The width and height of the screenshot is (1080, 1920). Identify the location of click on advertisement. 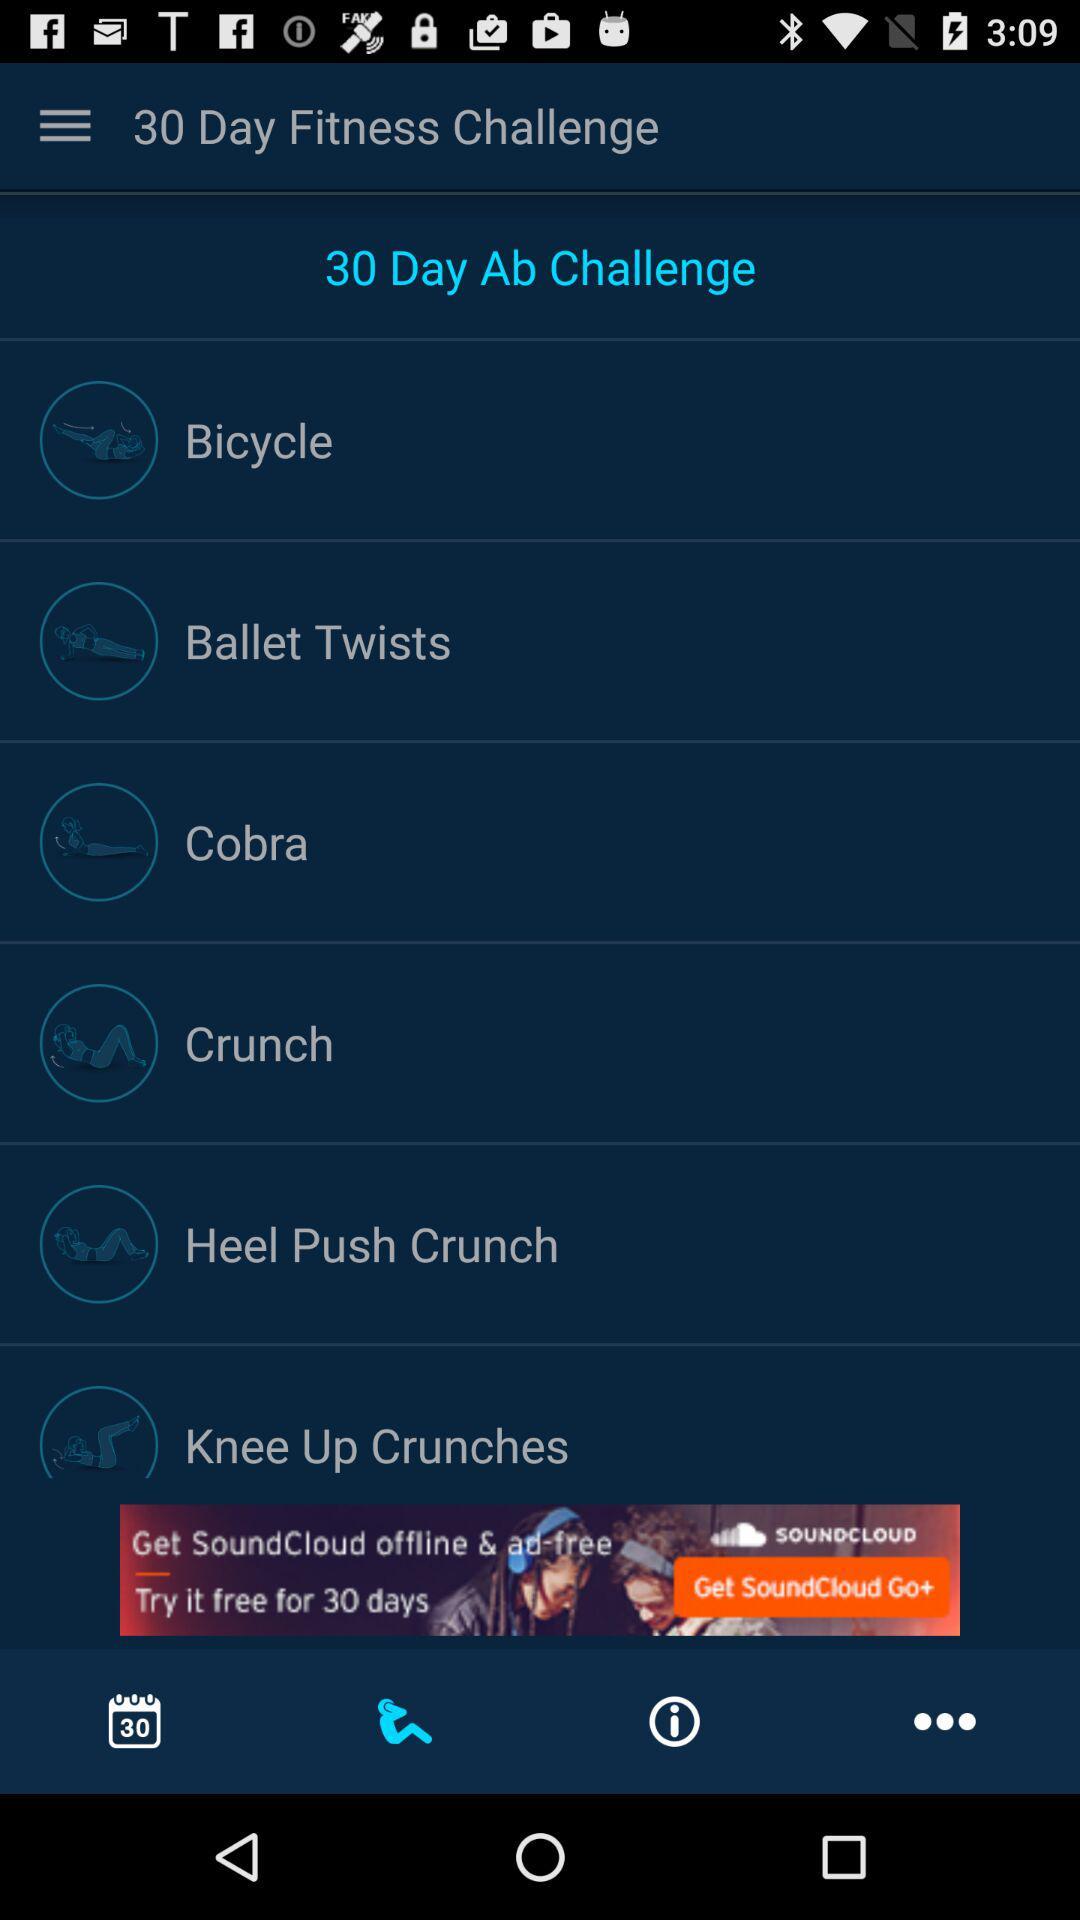
(540, 1569).